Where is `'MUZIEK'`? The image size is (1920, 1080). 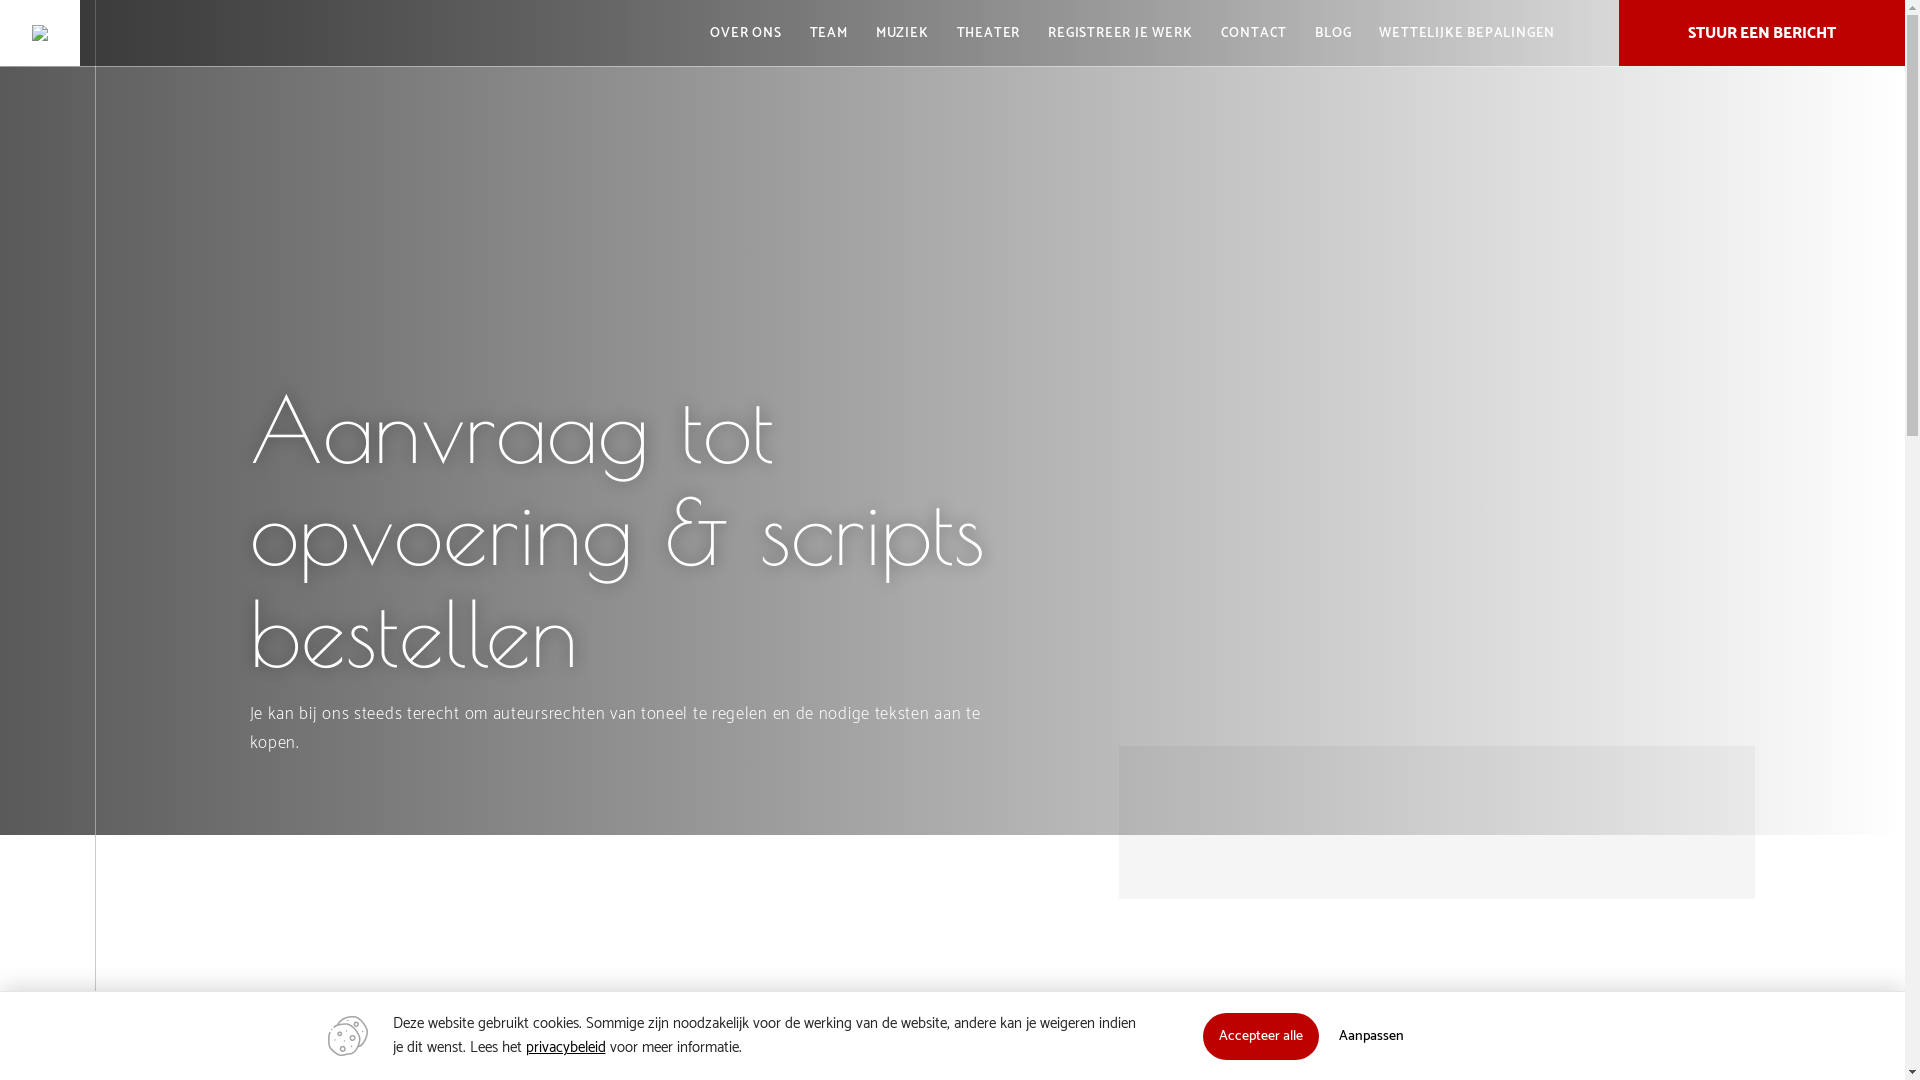 'MUZIEK' is located at coordinates (901, 33).